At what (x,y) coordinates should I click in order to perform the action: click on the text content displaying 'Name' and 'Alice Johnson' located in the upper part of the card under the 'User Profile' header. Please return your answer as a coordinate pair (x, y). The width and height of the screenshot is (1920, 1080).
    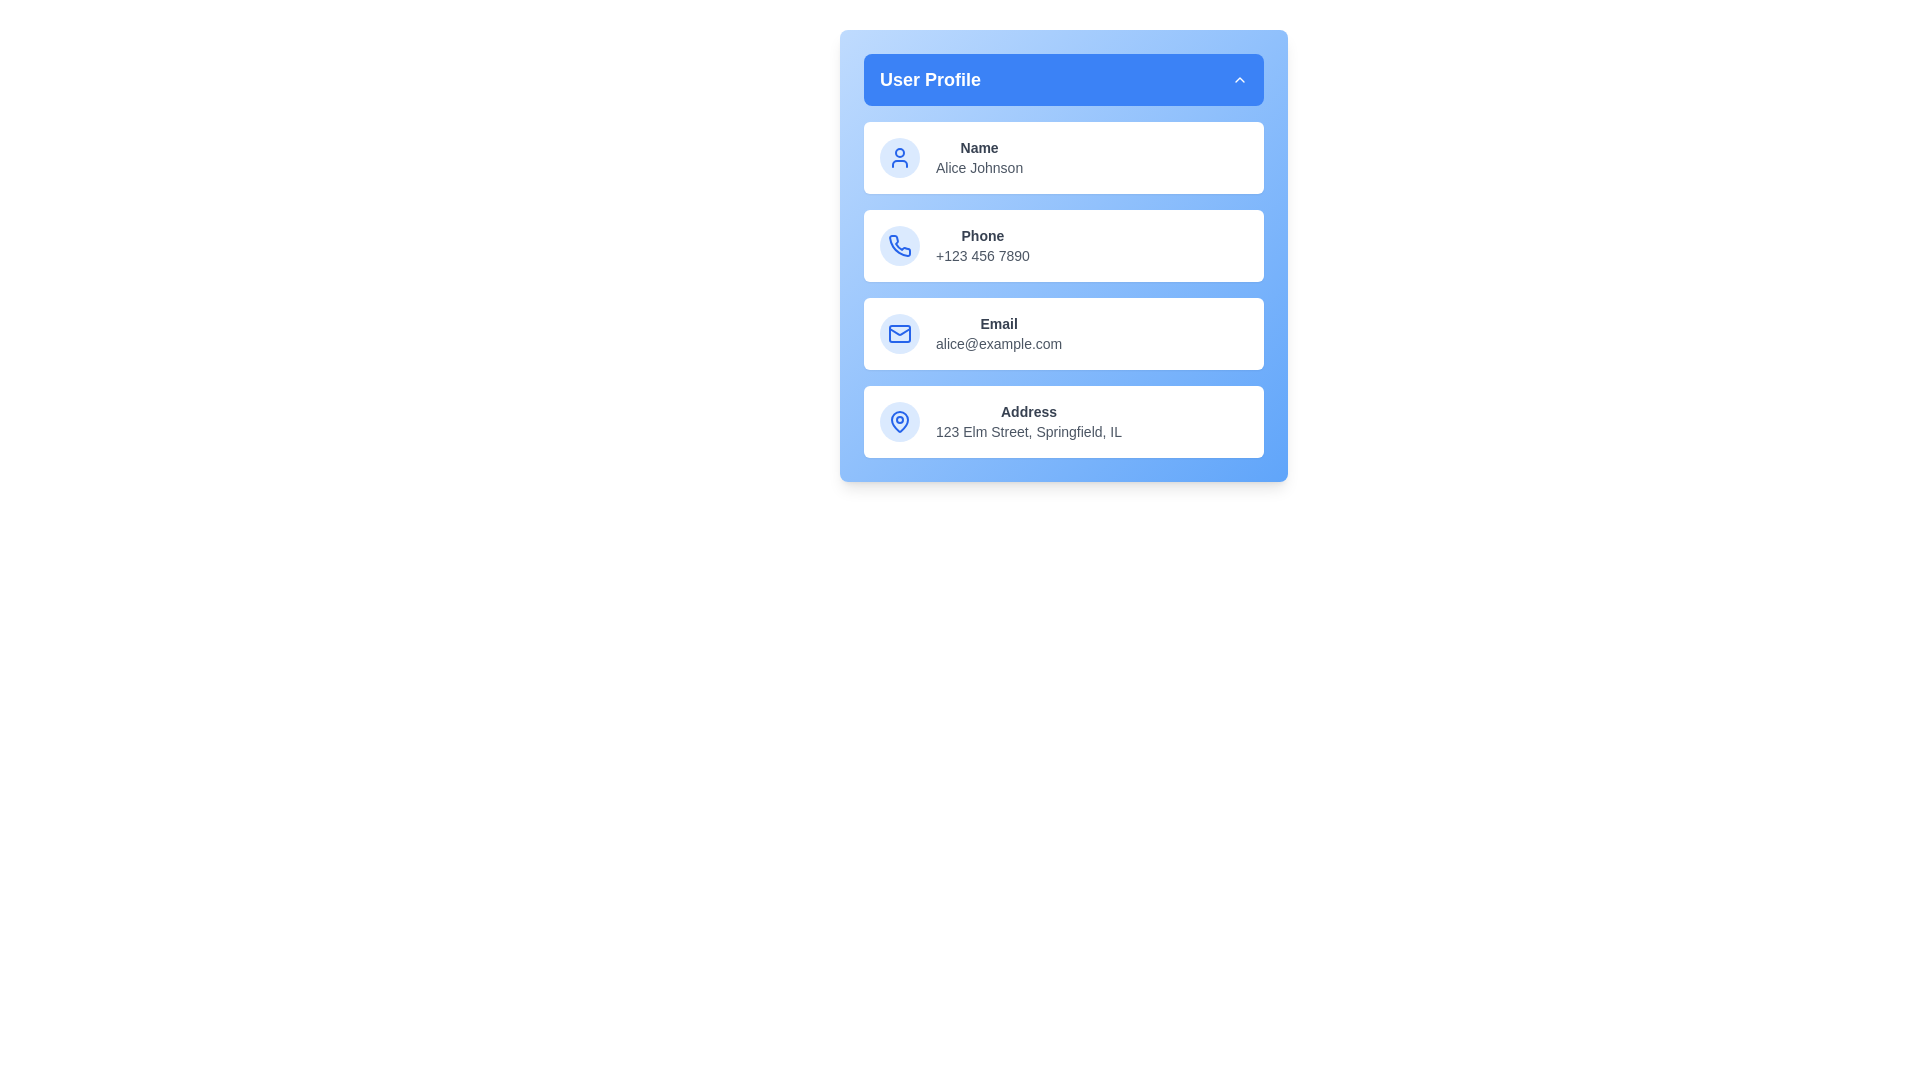
    Looking at the image, I should click on (979, 157).